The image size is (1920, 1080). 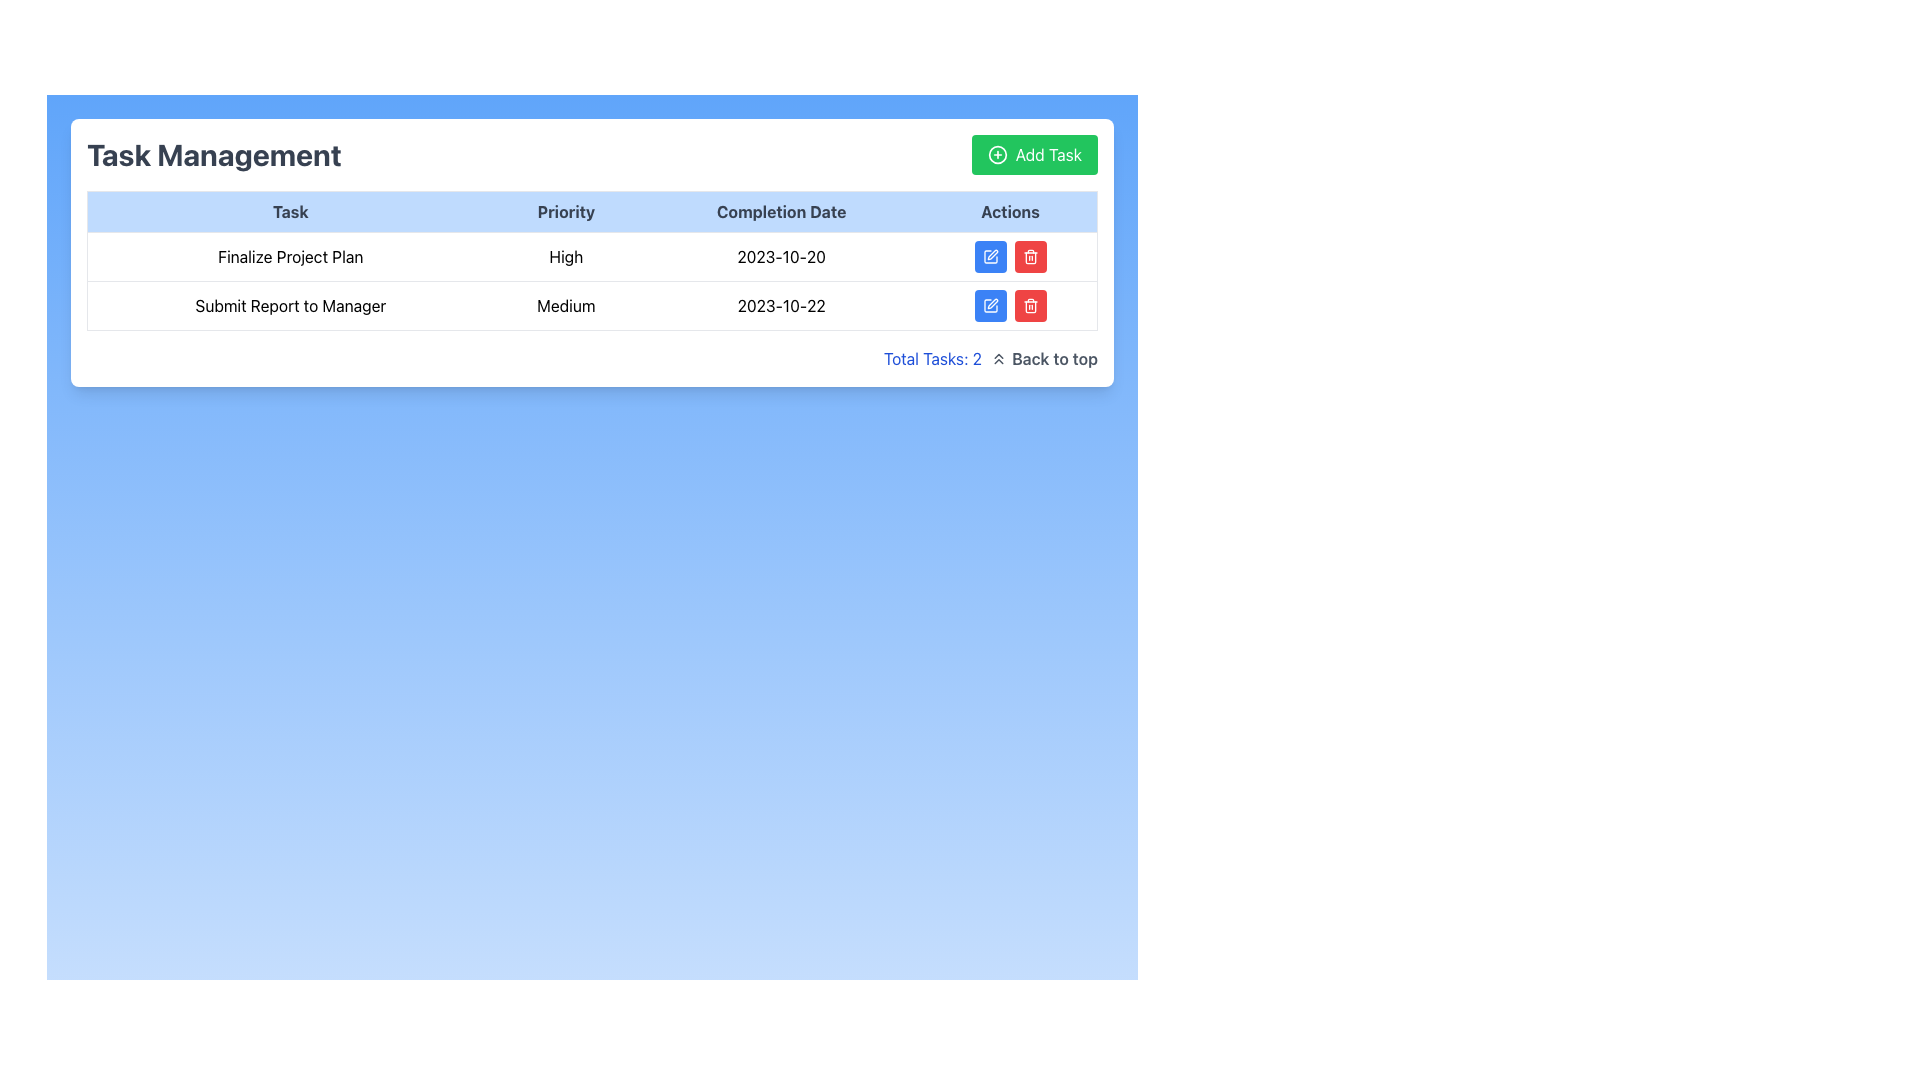 What do you see at coordinates (1030, 256) in the screenshot?
I see `the trash icon button, which is styled as a graphical representation of a trash can, located in the 'Actions' column, second button in the row for 'Submit Report to Manager'` at bounding box center [1030, 256].